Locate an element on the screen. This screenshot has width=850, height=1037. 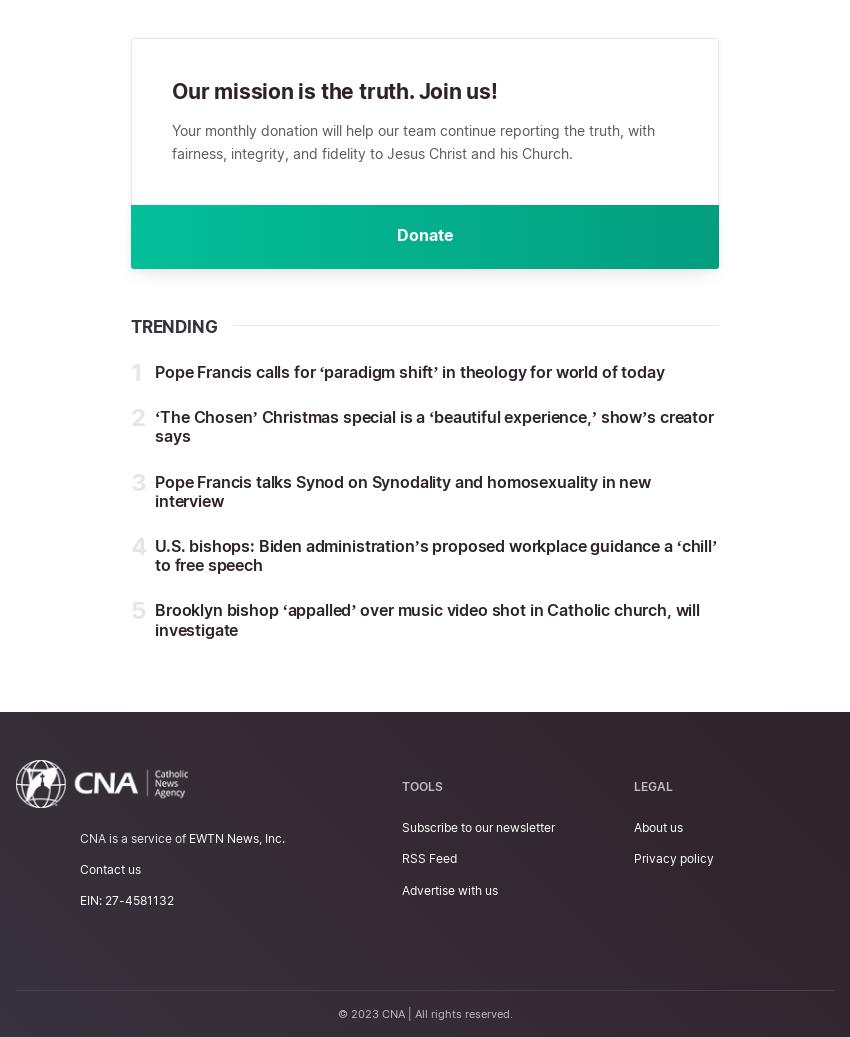
'© 2023 CNA | All rights reserved.' is located at coordinates (424, 1013).